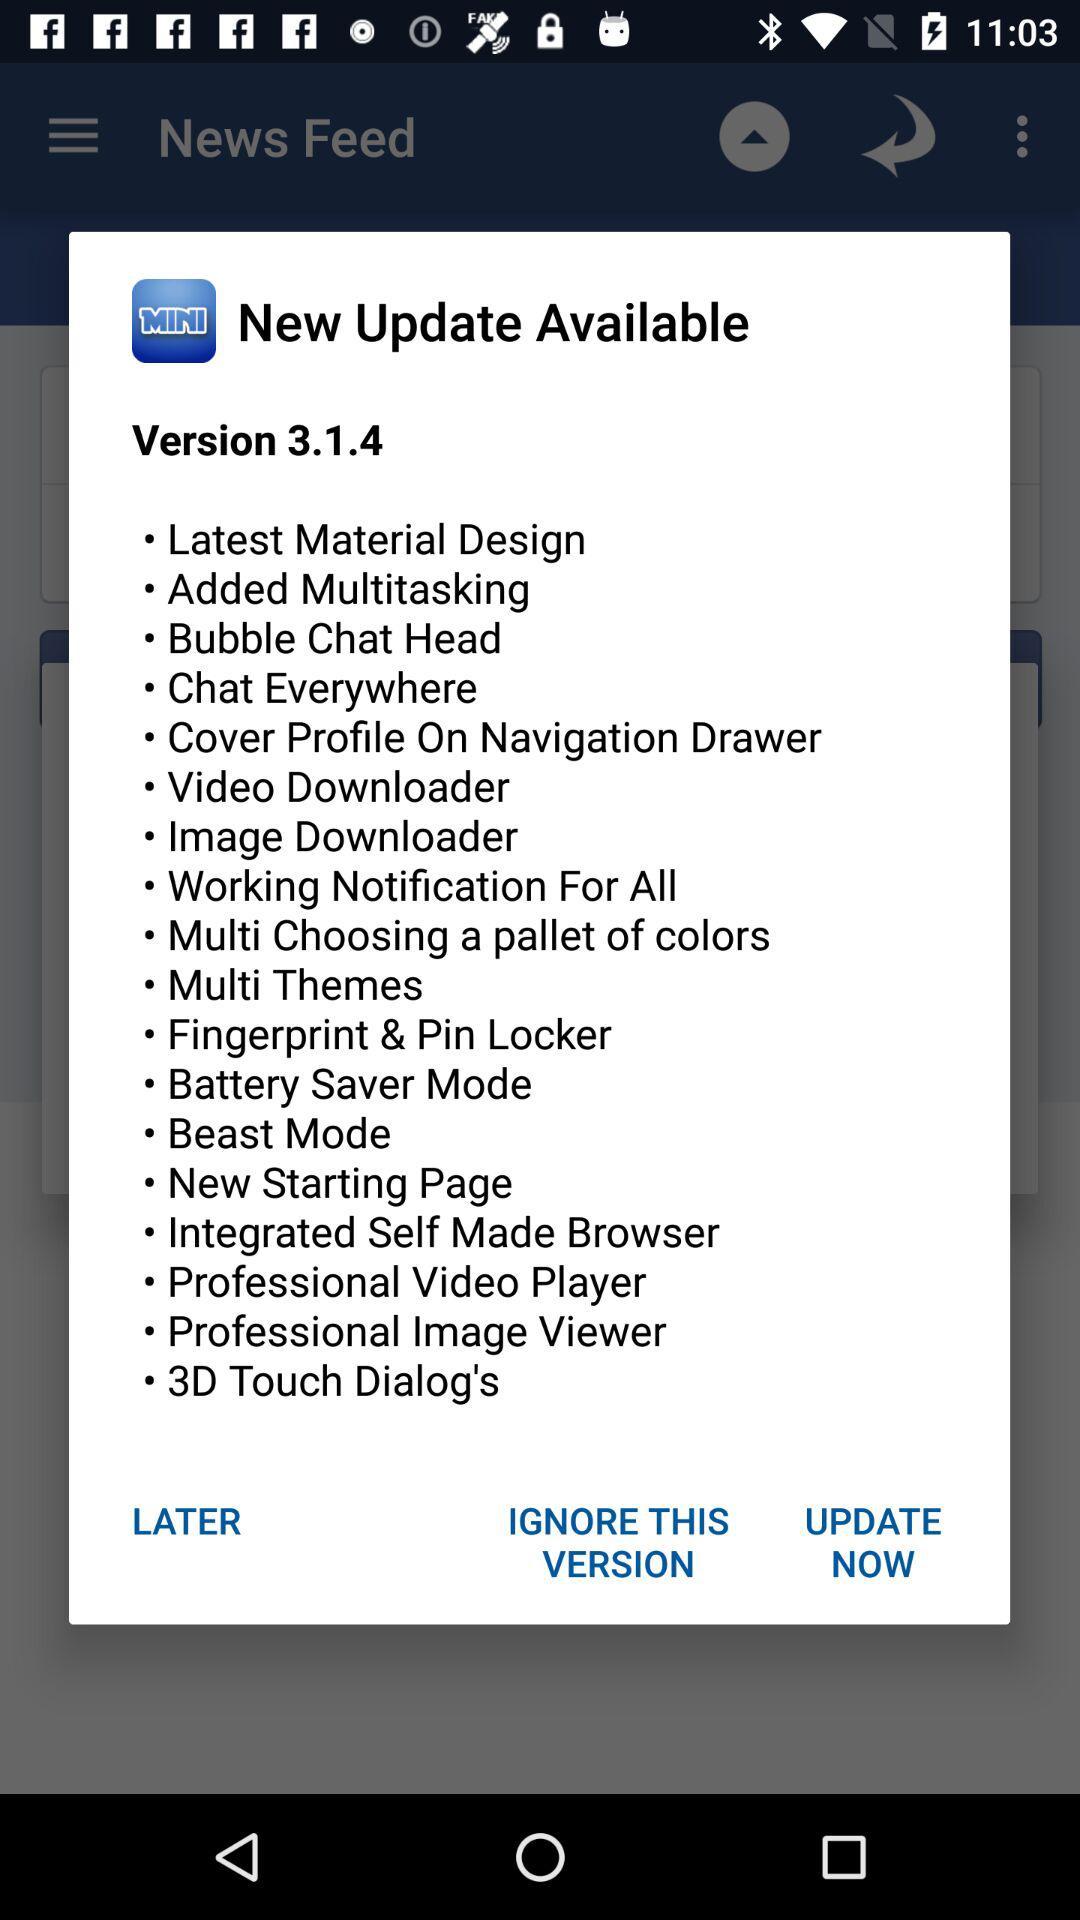 Image resolution: width=1080 pixels, height=1920 pixels. What do you see at coordinates (186, 1520) in the screenshot?
I see `the item at the bottom left corner` at bounding box center [186, 1520].